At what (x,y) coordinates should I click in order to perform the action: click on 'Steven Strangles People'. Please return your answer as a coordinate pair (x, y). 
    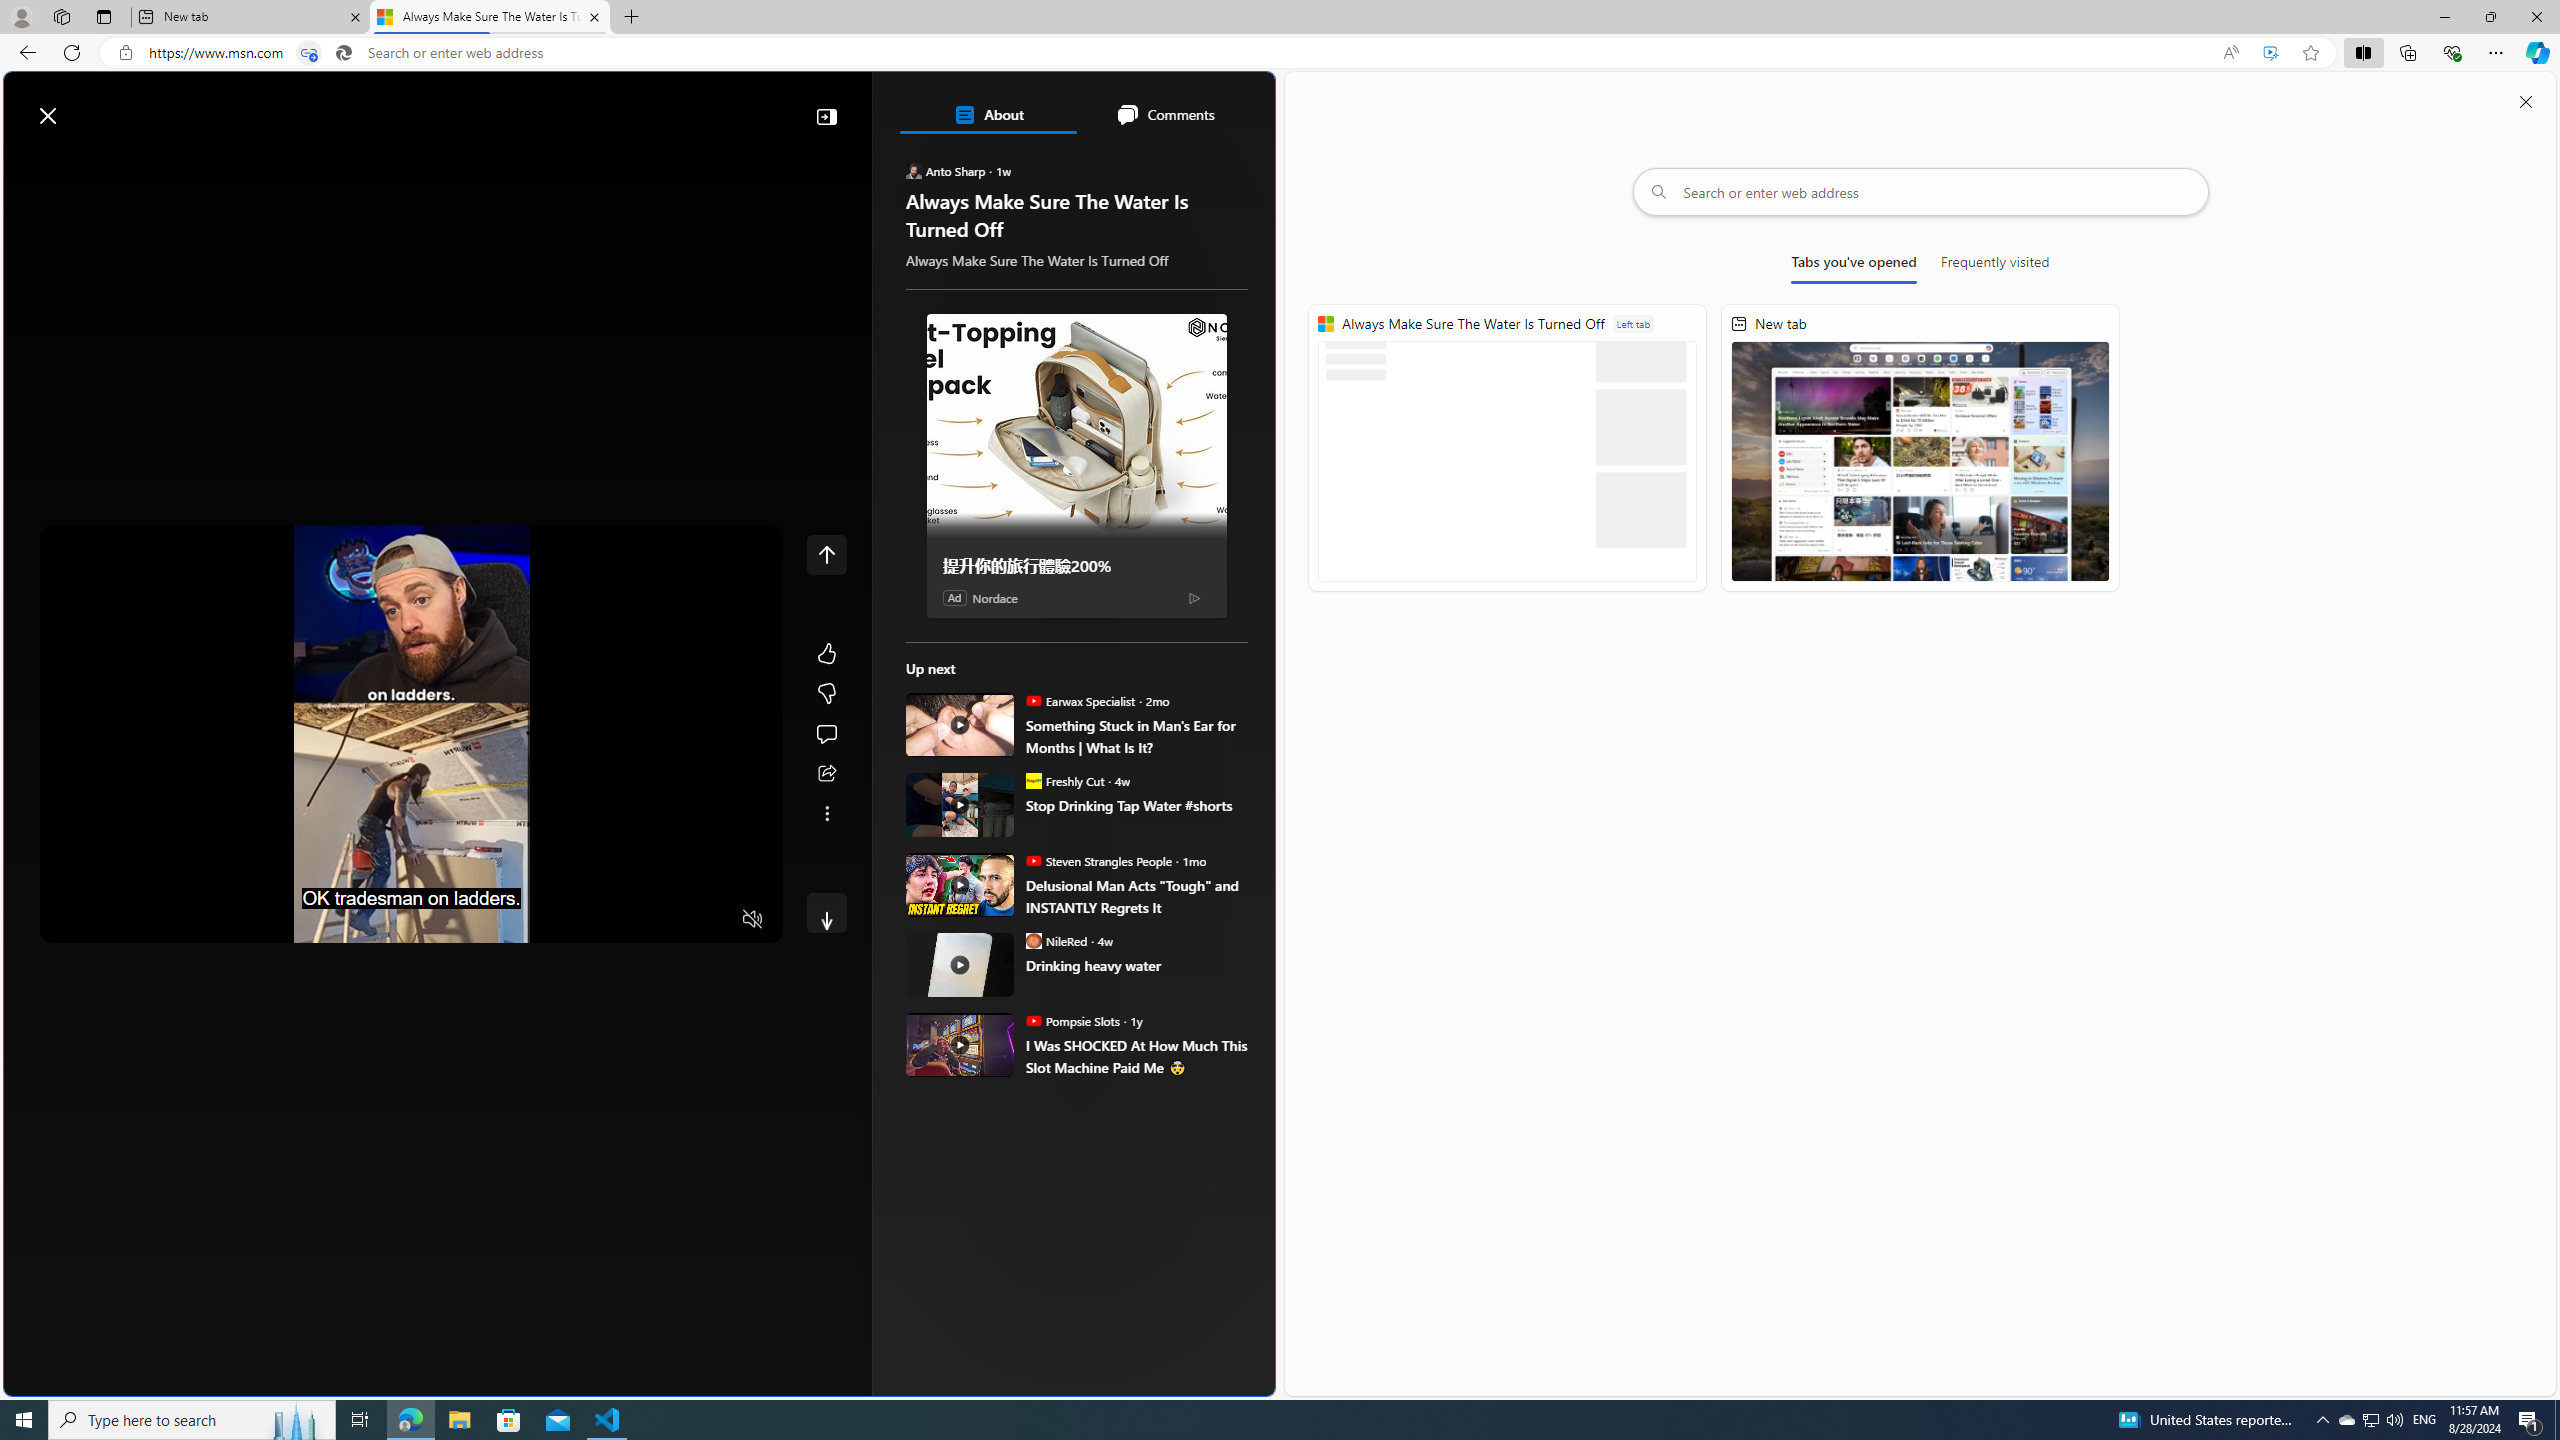
    Looking at the image, I should click on (1031, 859).